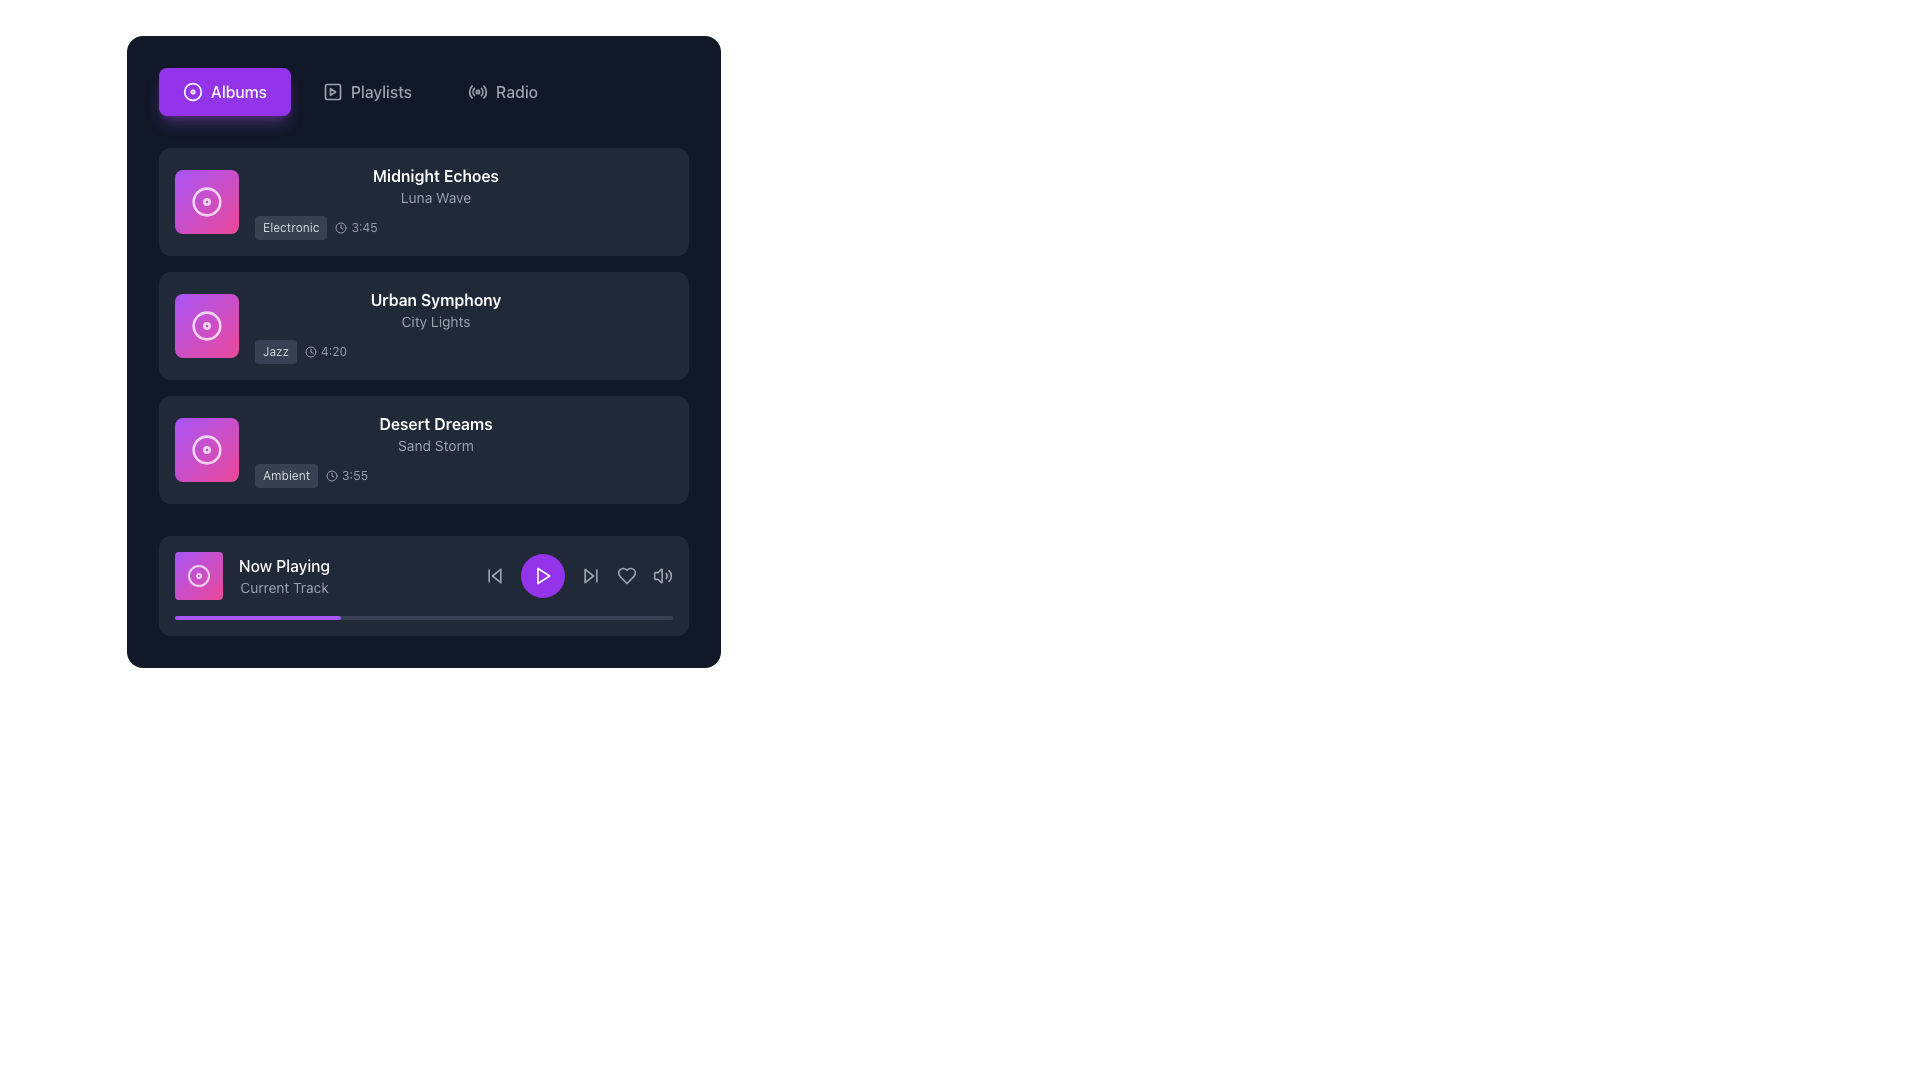 The image size is (1920, 1080). I want to click on the circular icon with a white stroke and slight opacity, located in the second item of the vertical list of music tracks for 'Urban Symphony' by 'City Lights', so click(206, 325).